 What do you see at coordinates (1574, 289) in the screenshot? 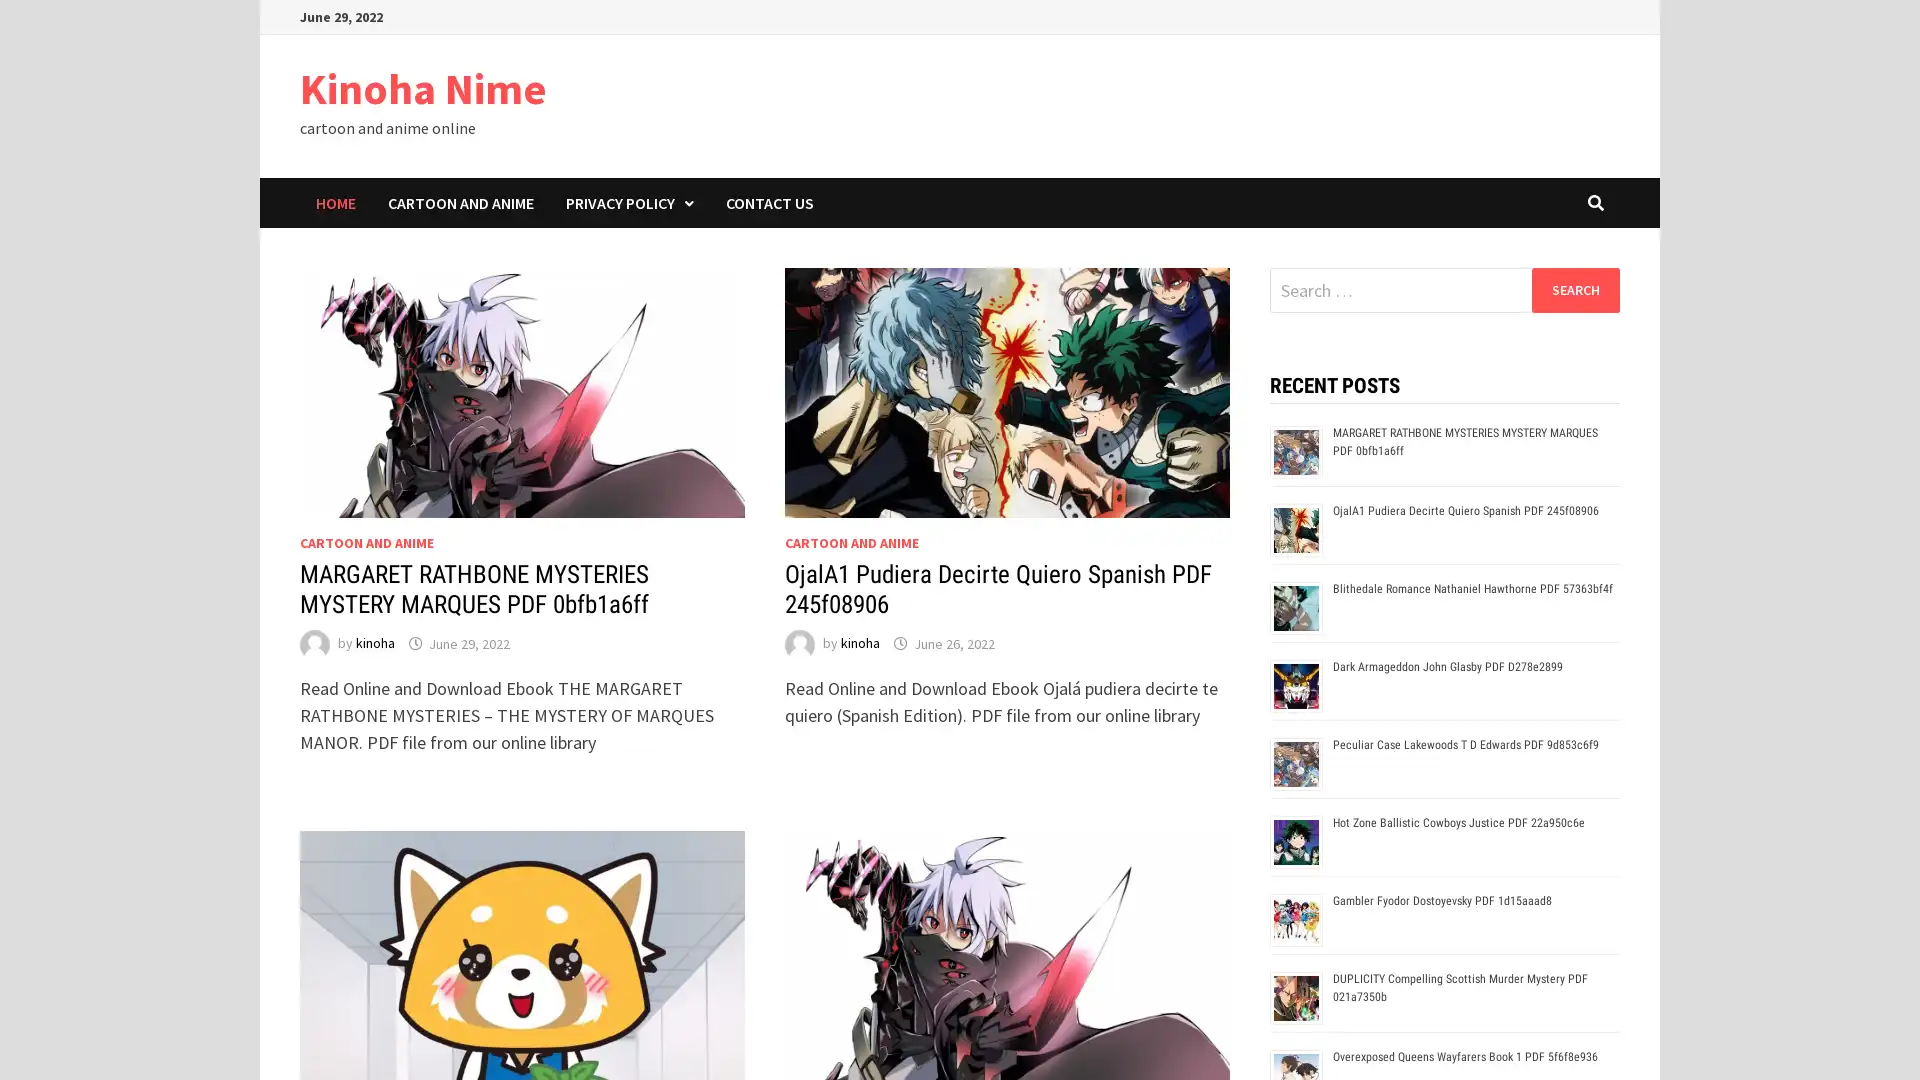
I see `Search` at bounding box center [1574, 289].